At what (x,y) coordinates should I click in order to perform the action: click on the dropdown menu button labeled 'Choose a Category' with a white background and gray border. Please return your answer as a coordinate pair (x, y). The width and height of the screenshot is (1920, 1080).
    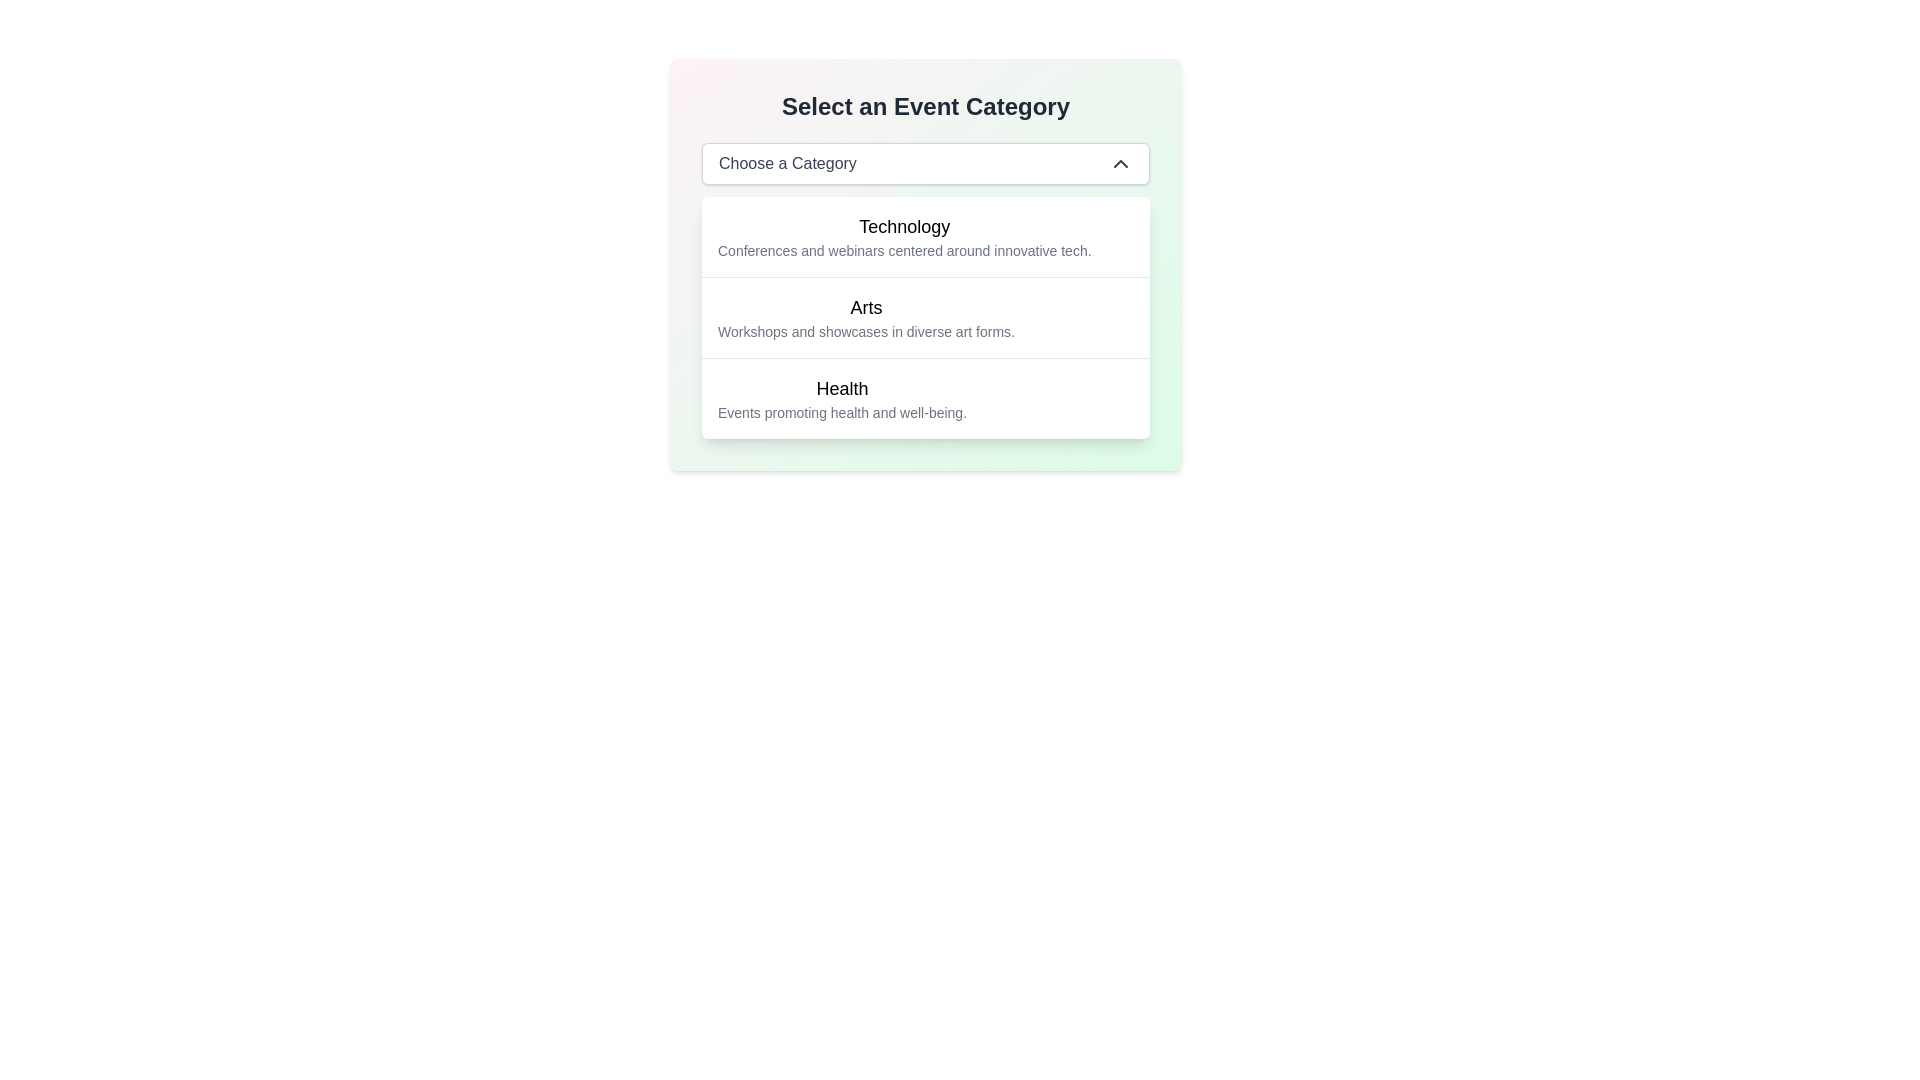
    Looking at the image, I should click on (925, 163).